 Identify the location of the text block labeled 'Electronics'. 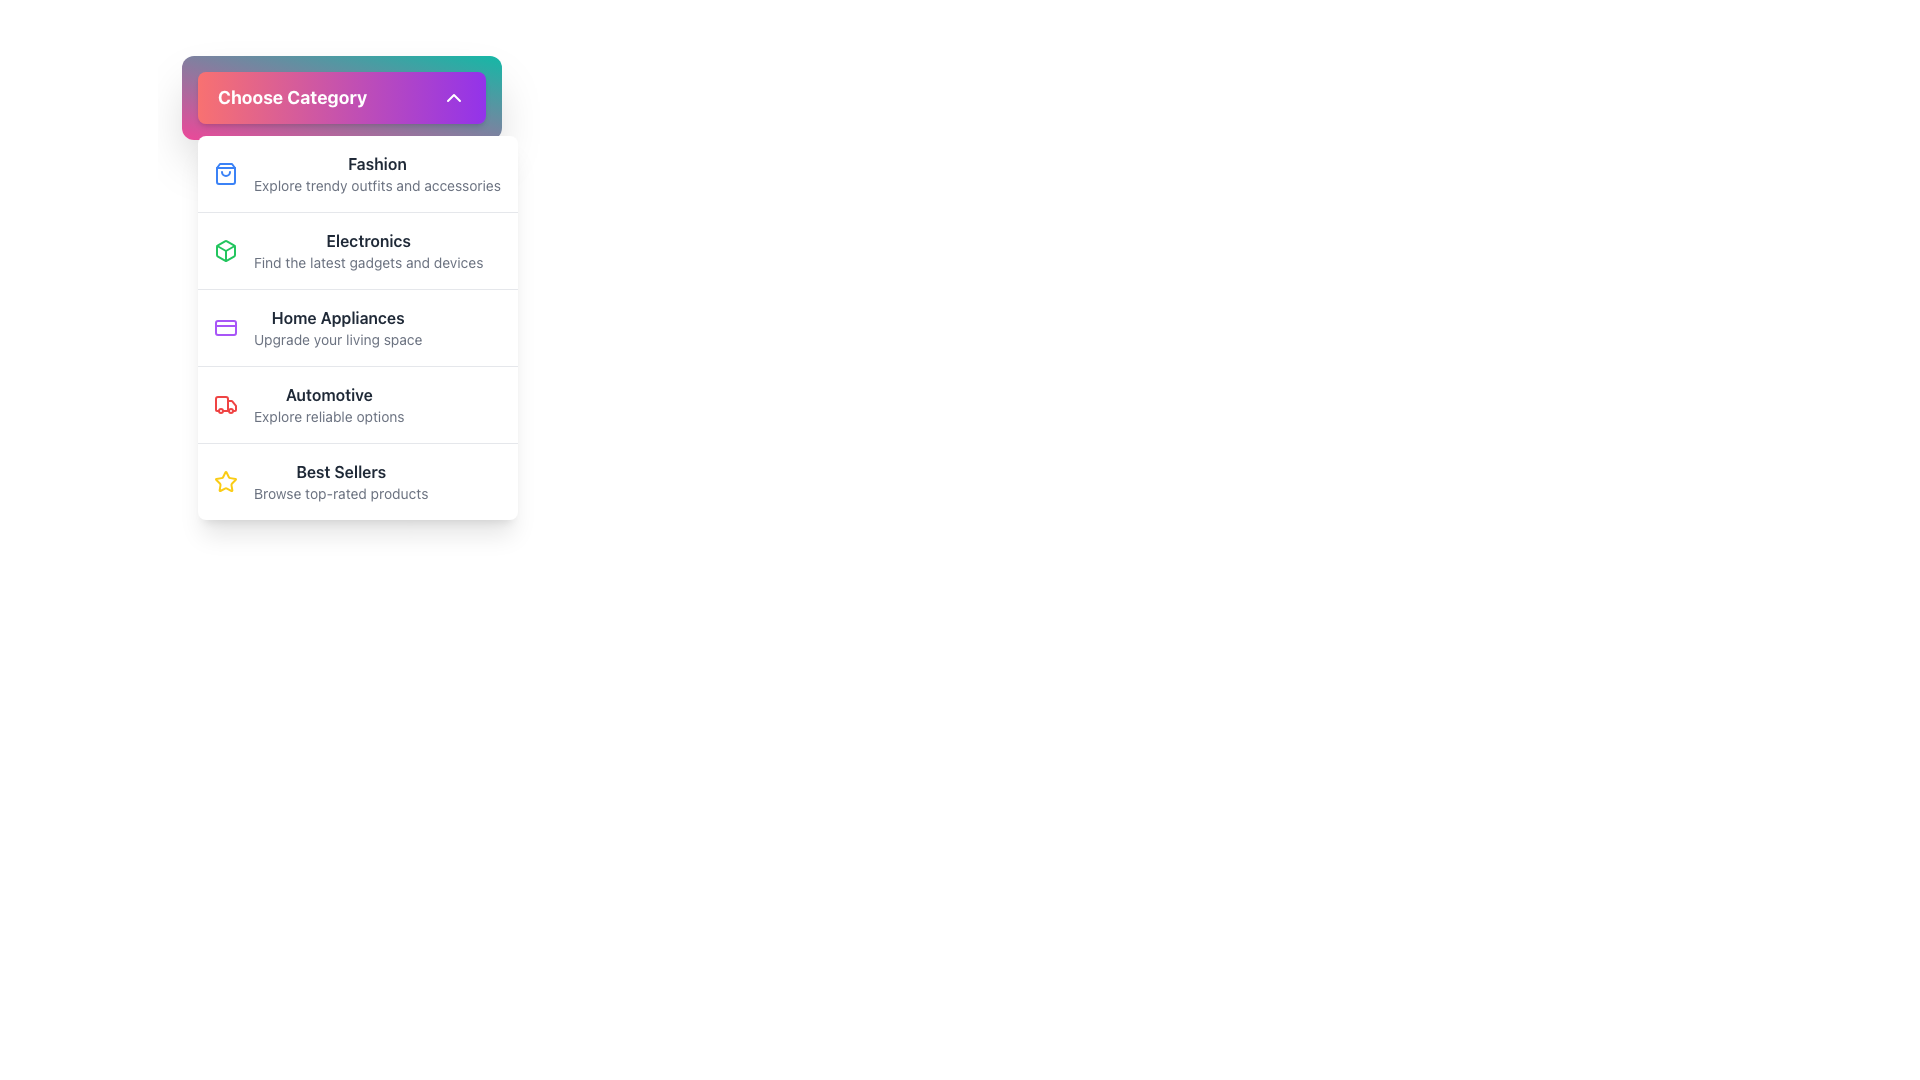
(368, 249).